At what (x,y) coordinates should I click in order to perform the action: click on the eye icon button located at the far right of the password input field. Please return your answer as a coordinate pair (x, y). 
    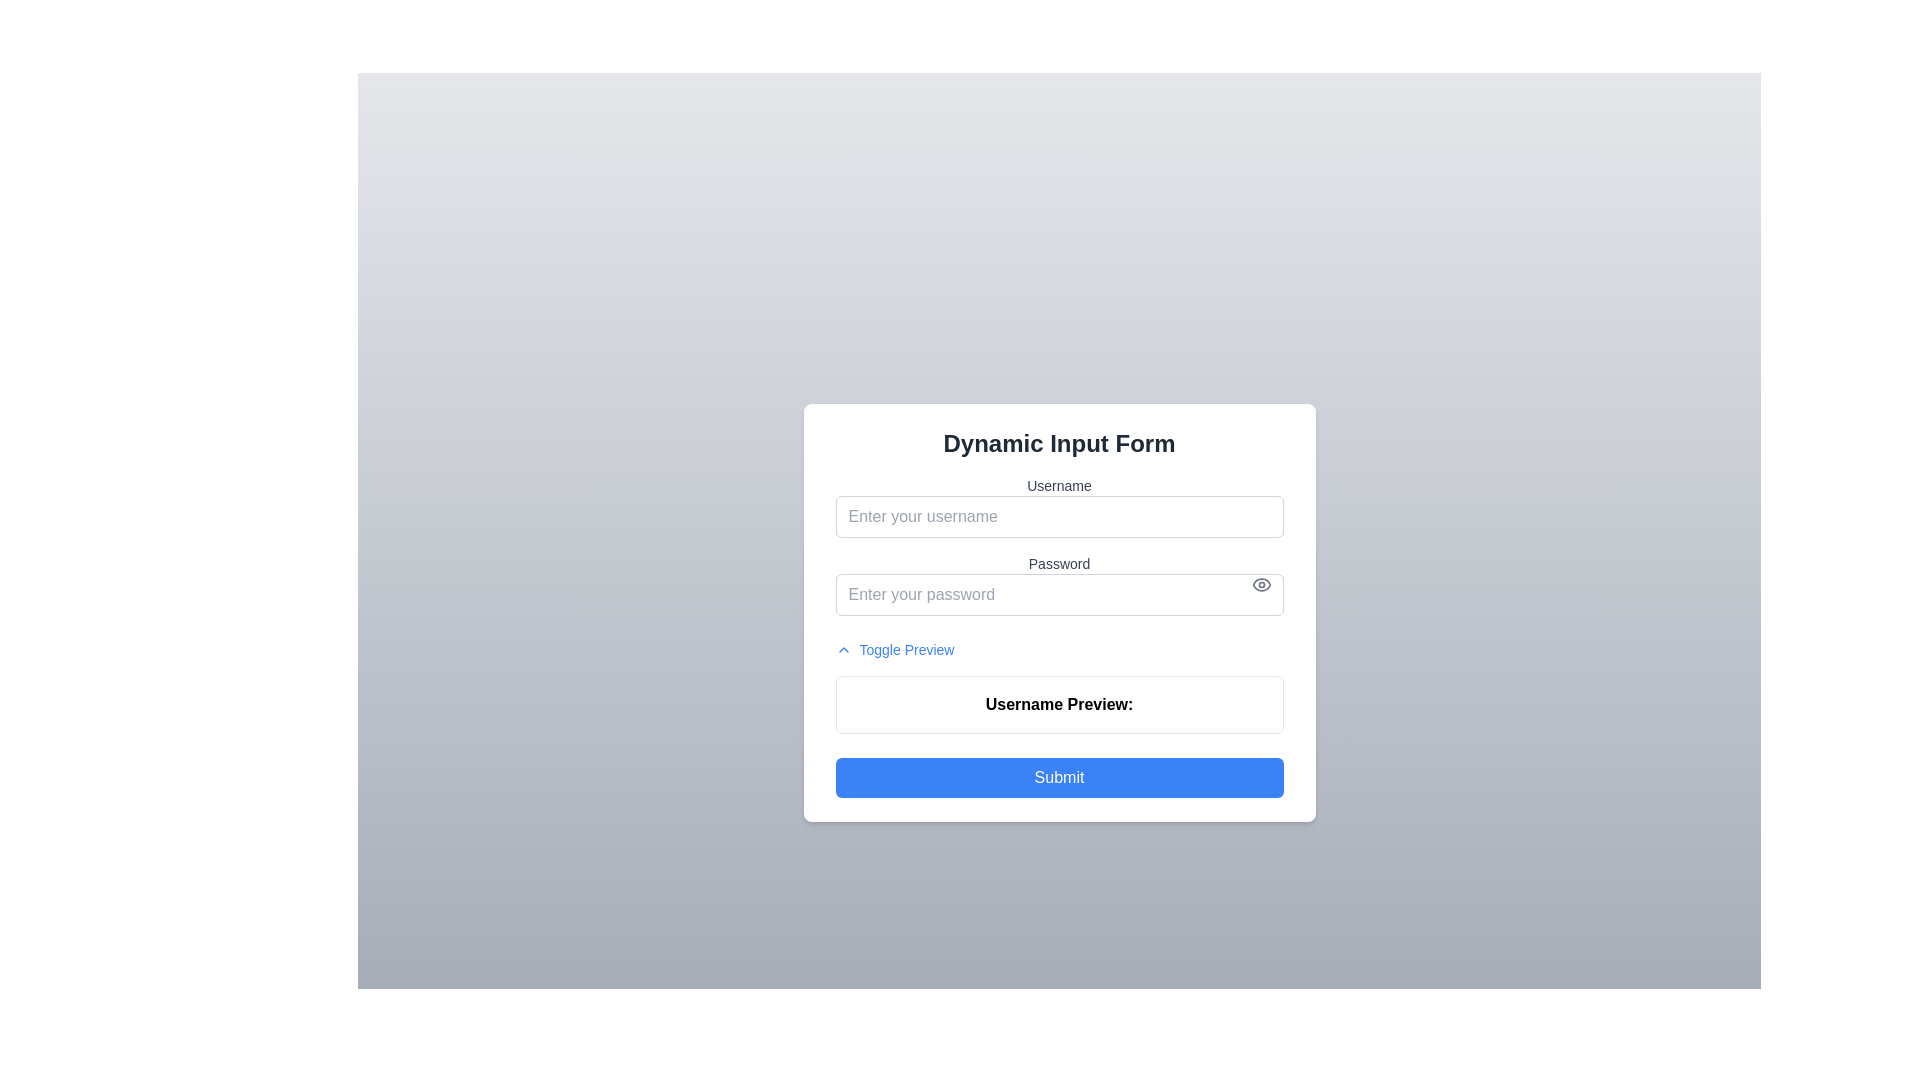
    Looking at the image, I should click on (1260, 585).